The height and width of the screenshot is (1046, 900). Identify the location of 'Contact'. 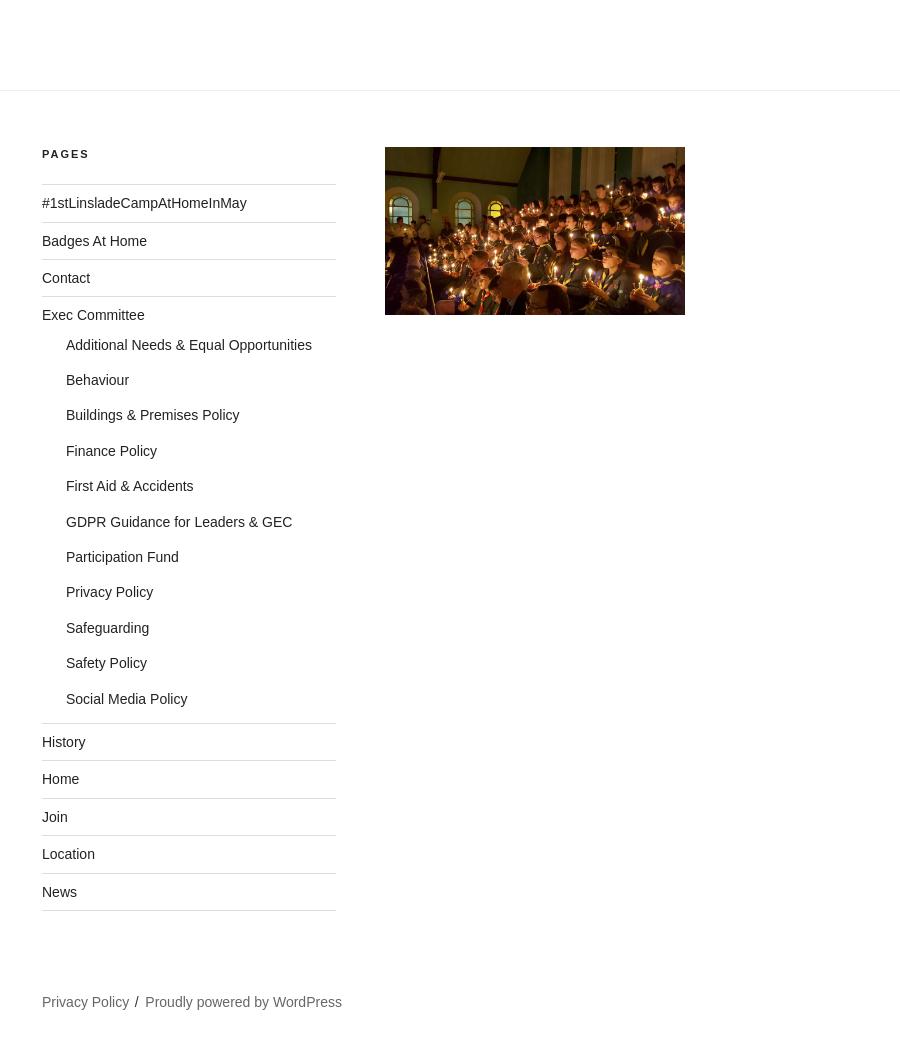
(64, 276).